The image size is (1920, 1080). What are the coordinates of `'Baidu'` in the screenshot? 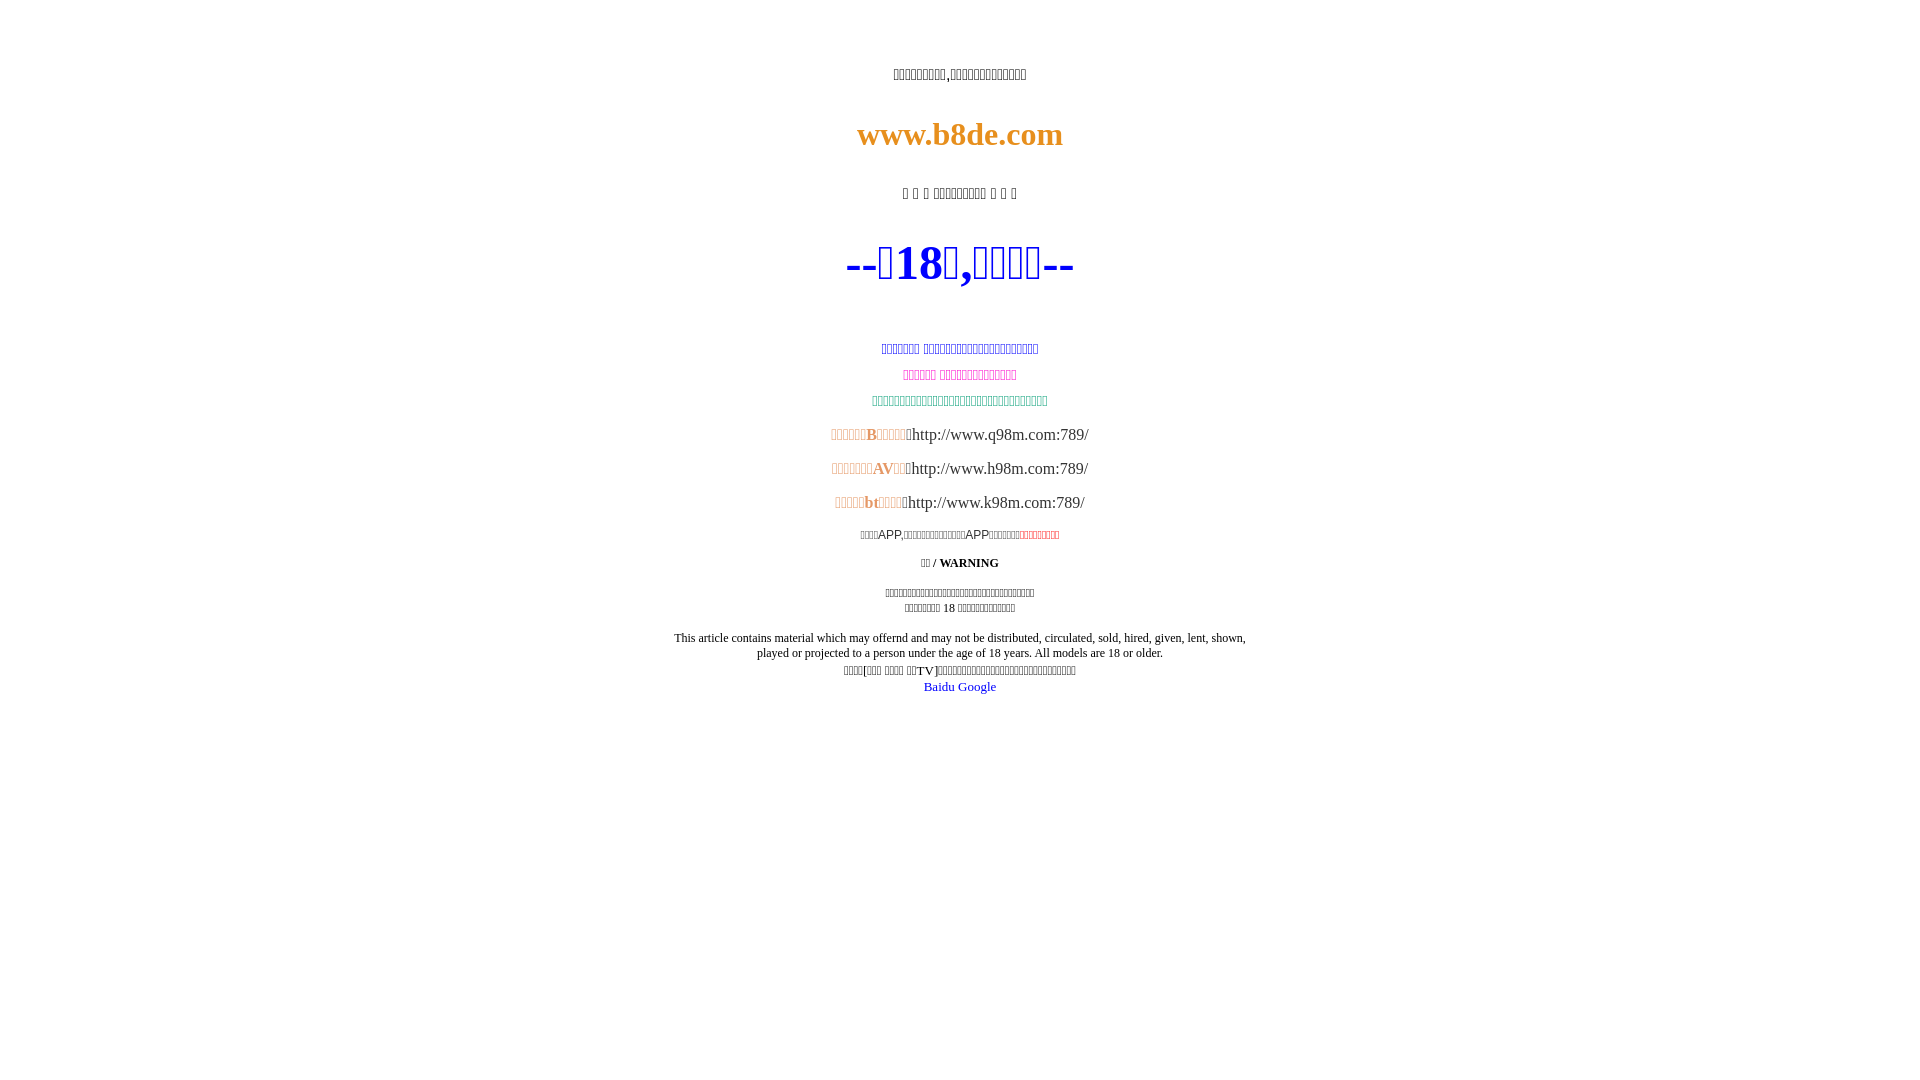 It's located at (938, 685).